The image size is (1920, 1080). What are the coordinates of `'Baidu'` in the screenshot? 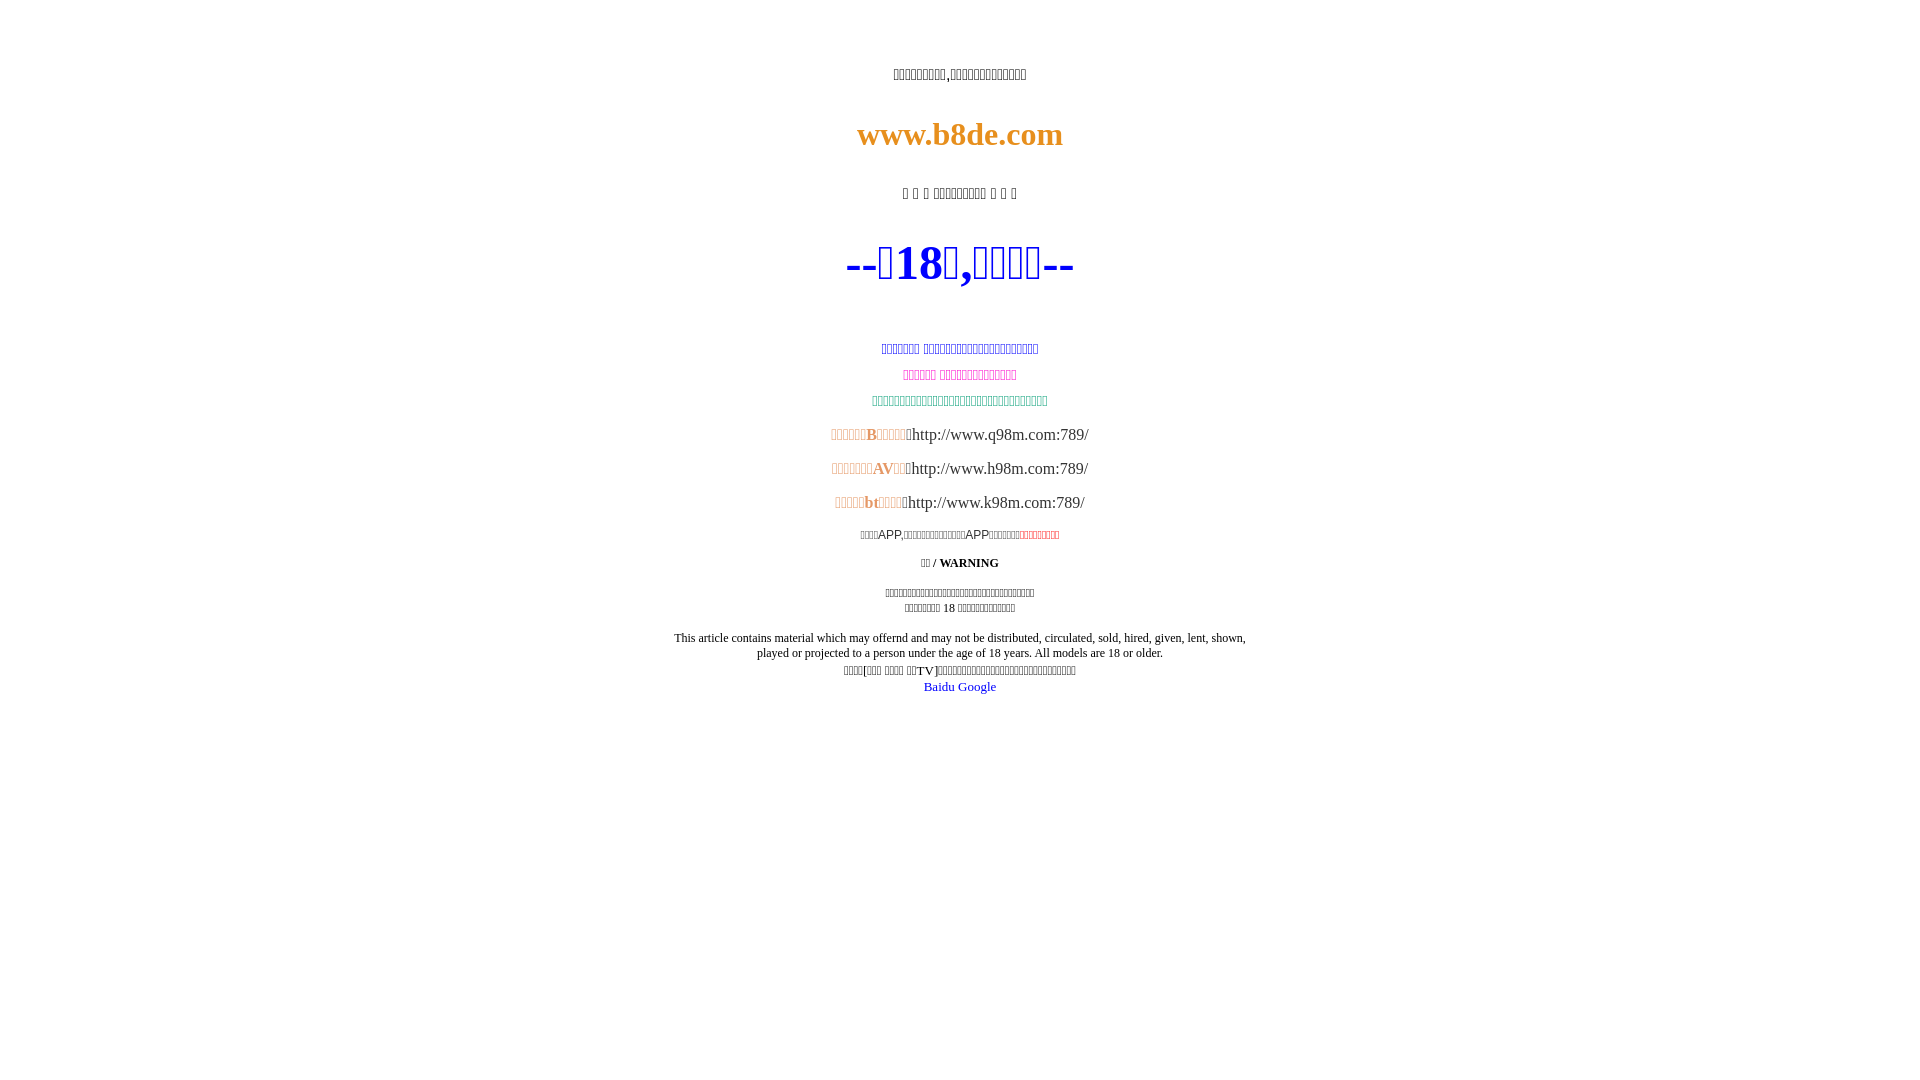 It's located at (938, 685).